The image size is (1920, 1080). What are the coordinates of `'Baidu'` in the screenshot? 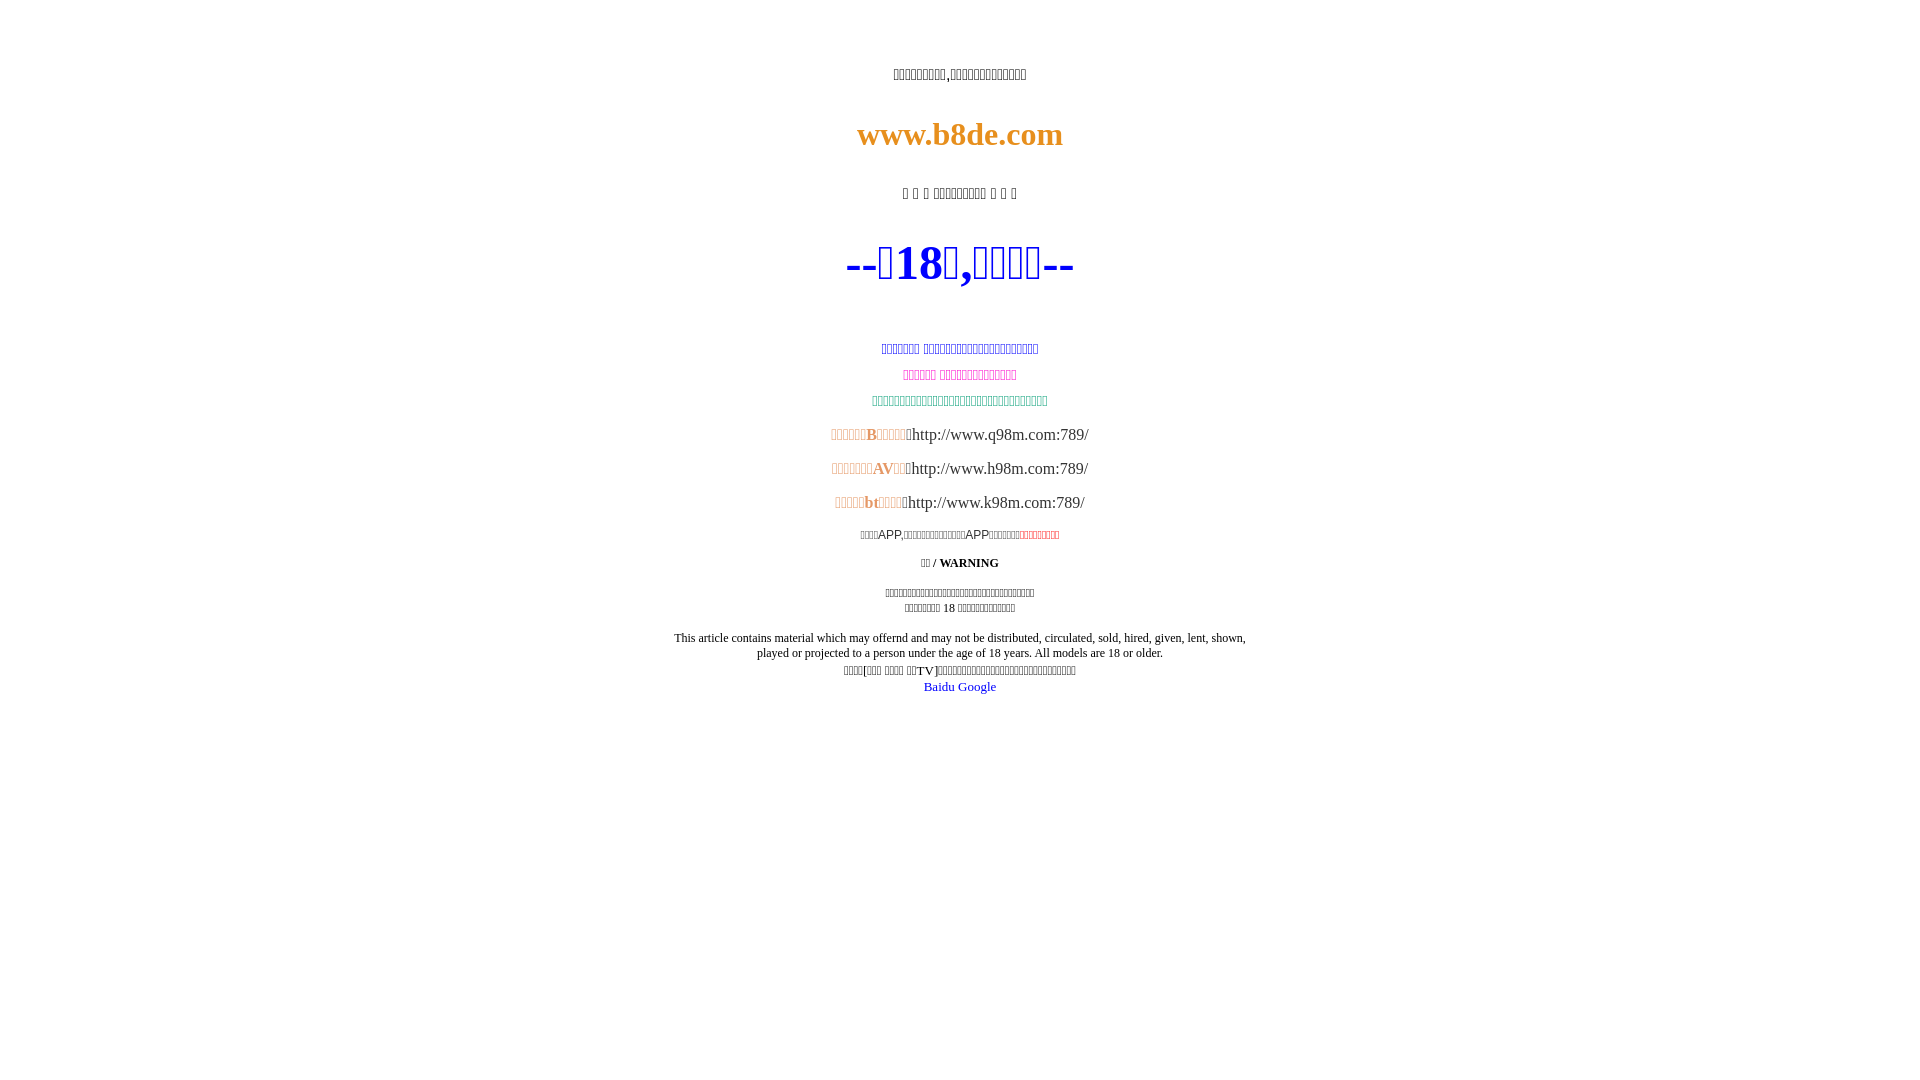 It's located at (938, 685).